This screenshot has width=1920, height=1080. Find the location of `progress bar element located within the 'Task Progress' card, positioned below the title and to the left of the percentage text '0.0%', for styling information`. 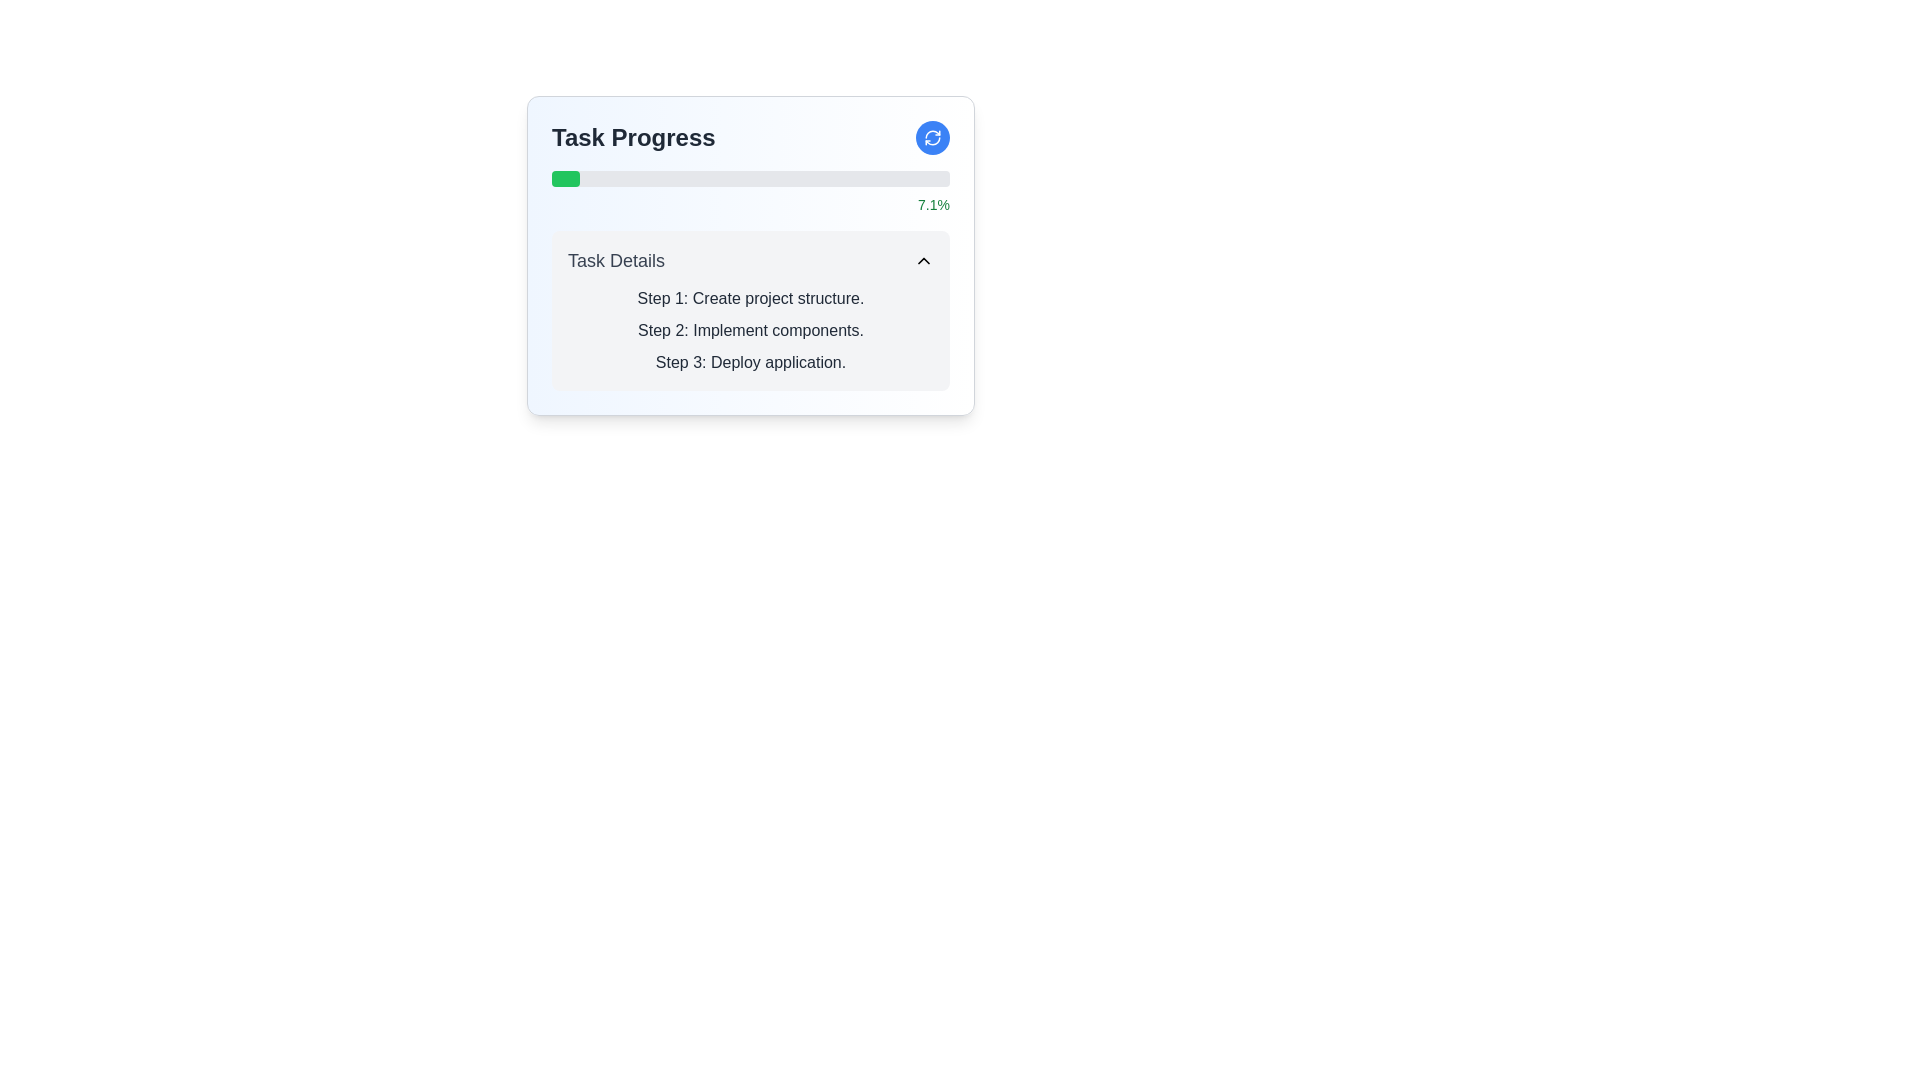

progress bar element located within the 'Task Progress' card, positioned below the title and to the left of the percentage text '0.0%', for styling information is located at coordinates (749, 177).